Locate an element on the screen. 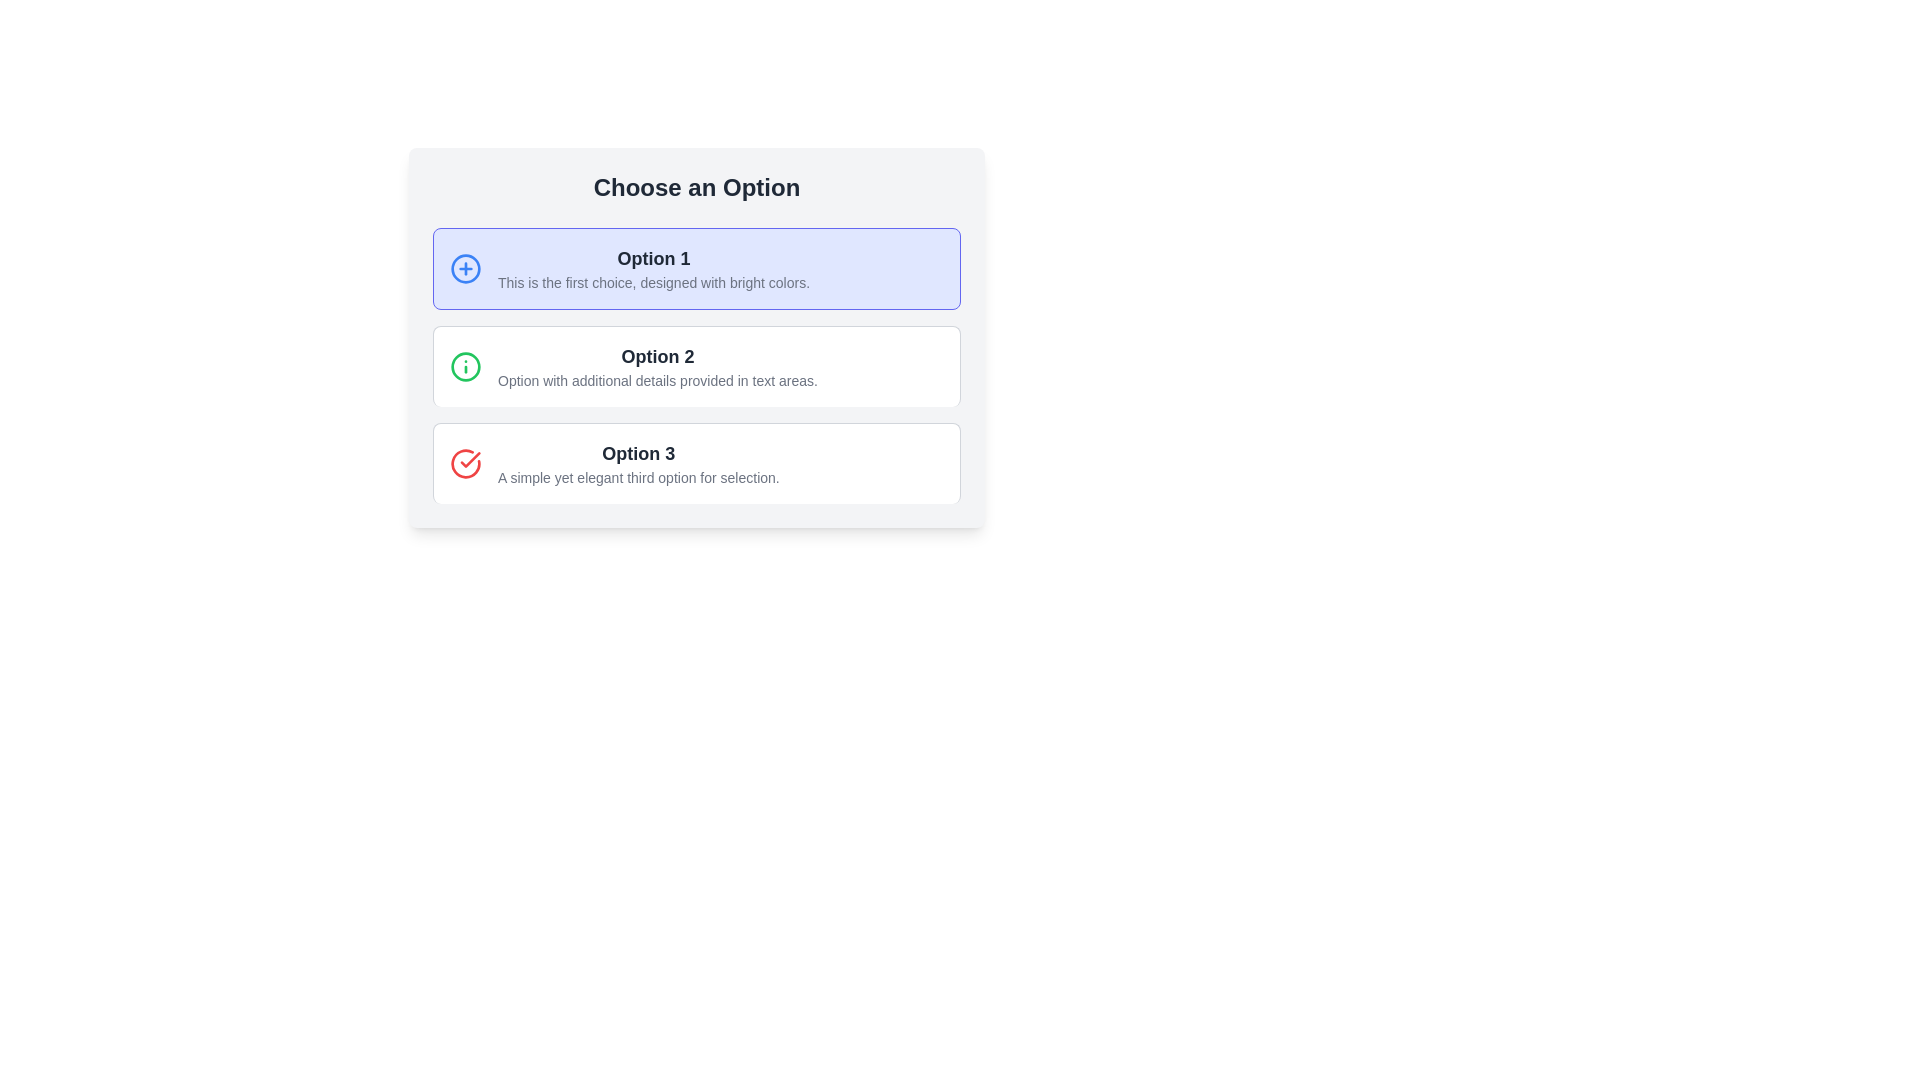  the circular icon with a centered plus symbol, which is the leftmost icon within the highlighted 'Option 1' block is located at coordinates (464, 268).